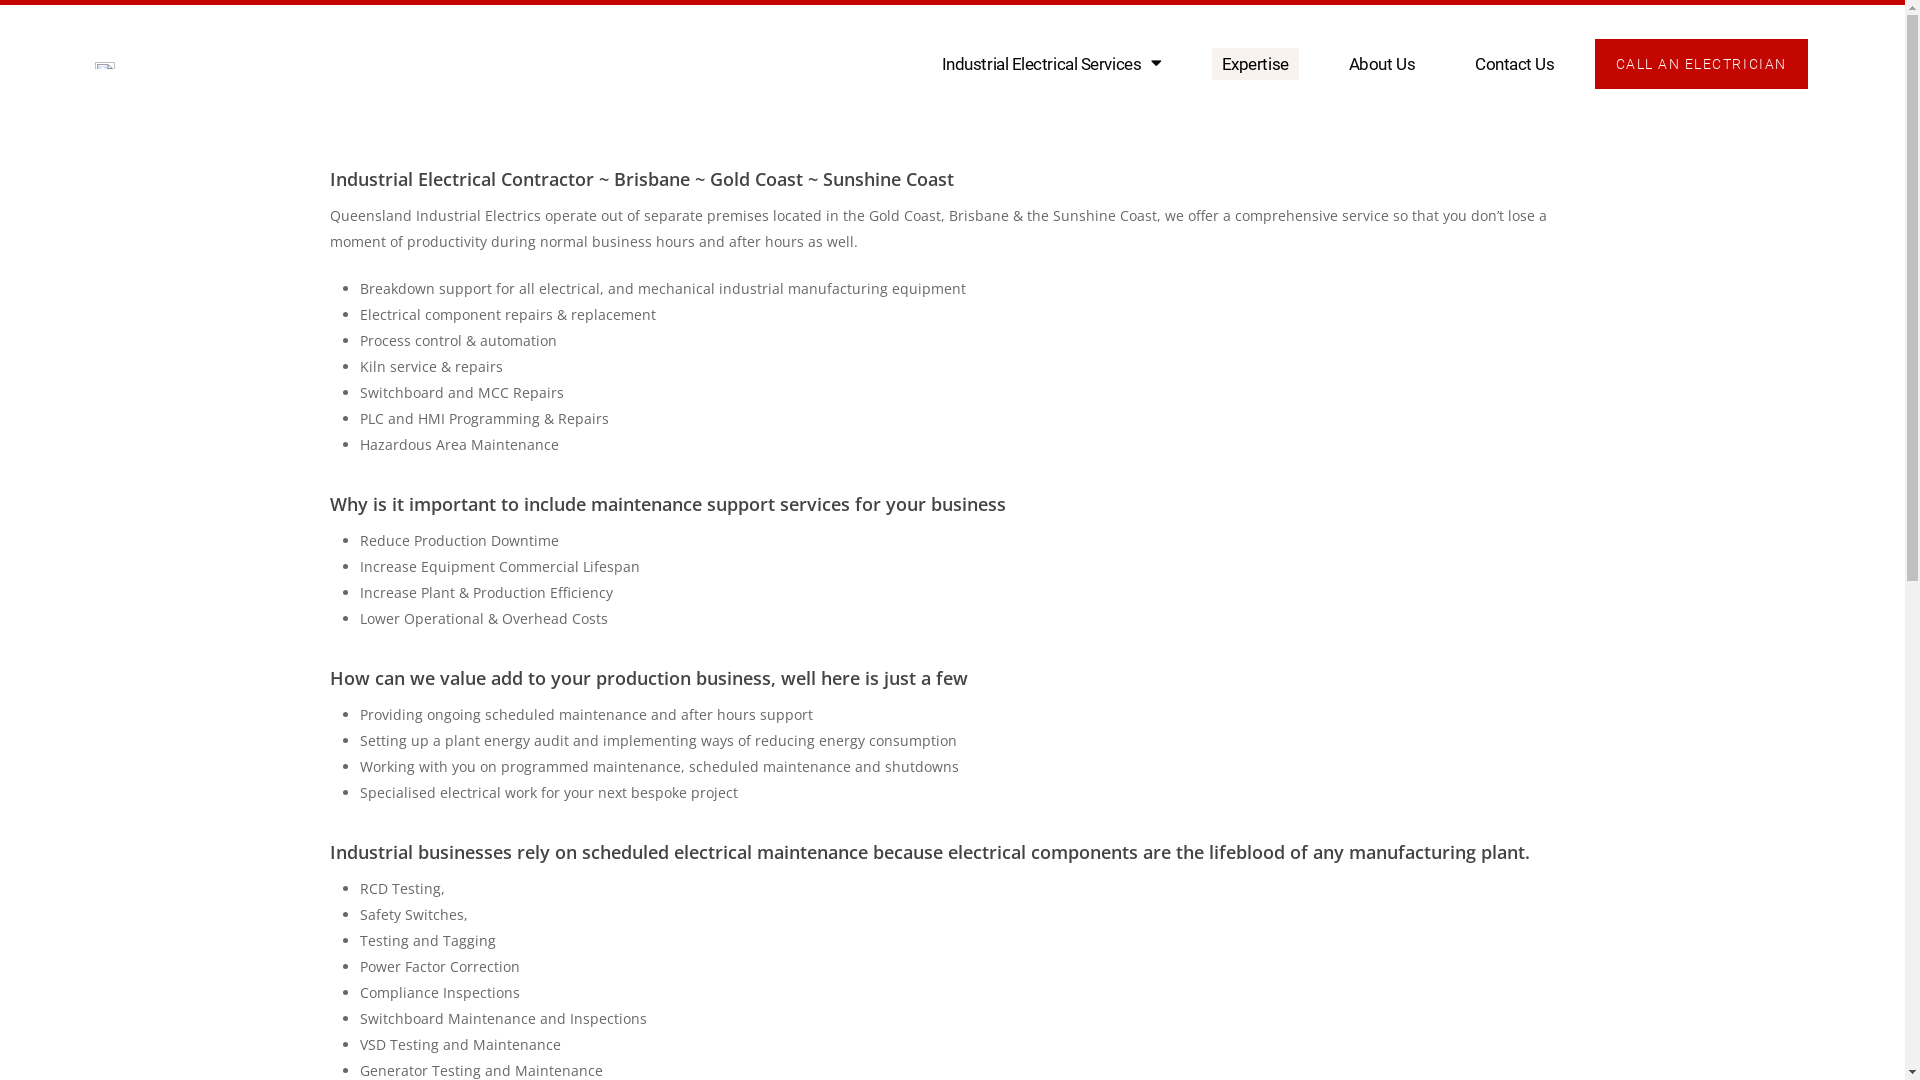 This screenshot has width=1920, height=1080. What do you see at coordinates (1254, 63) in the screenshot?
I see `'Expertise'` at bounding box center [1254, 63].